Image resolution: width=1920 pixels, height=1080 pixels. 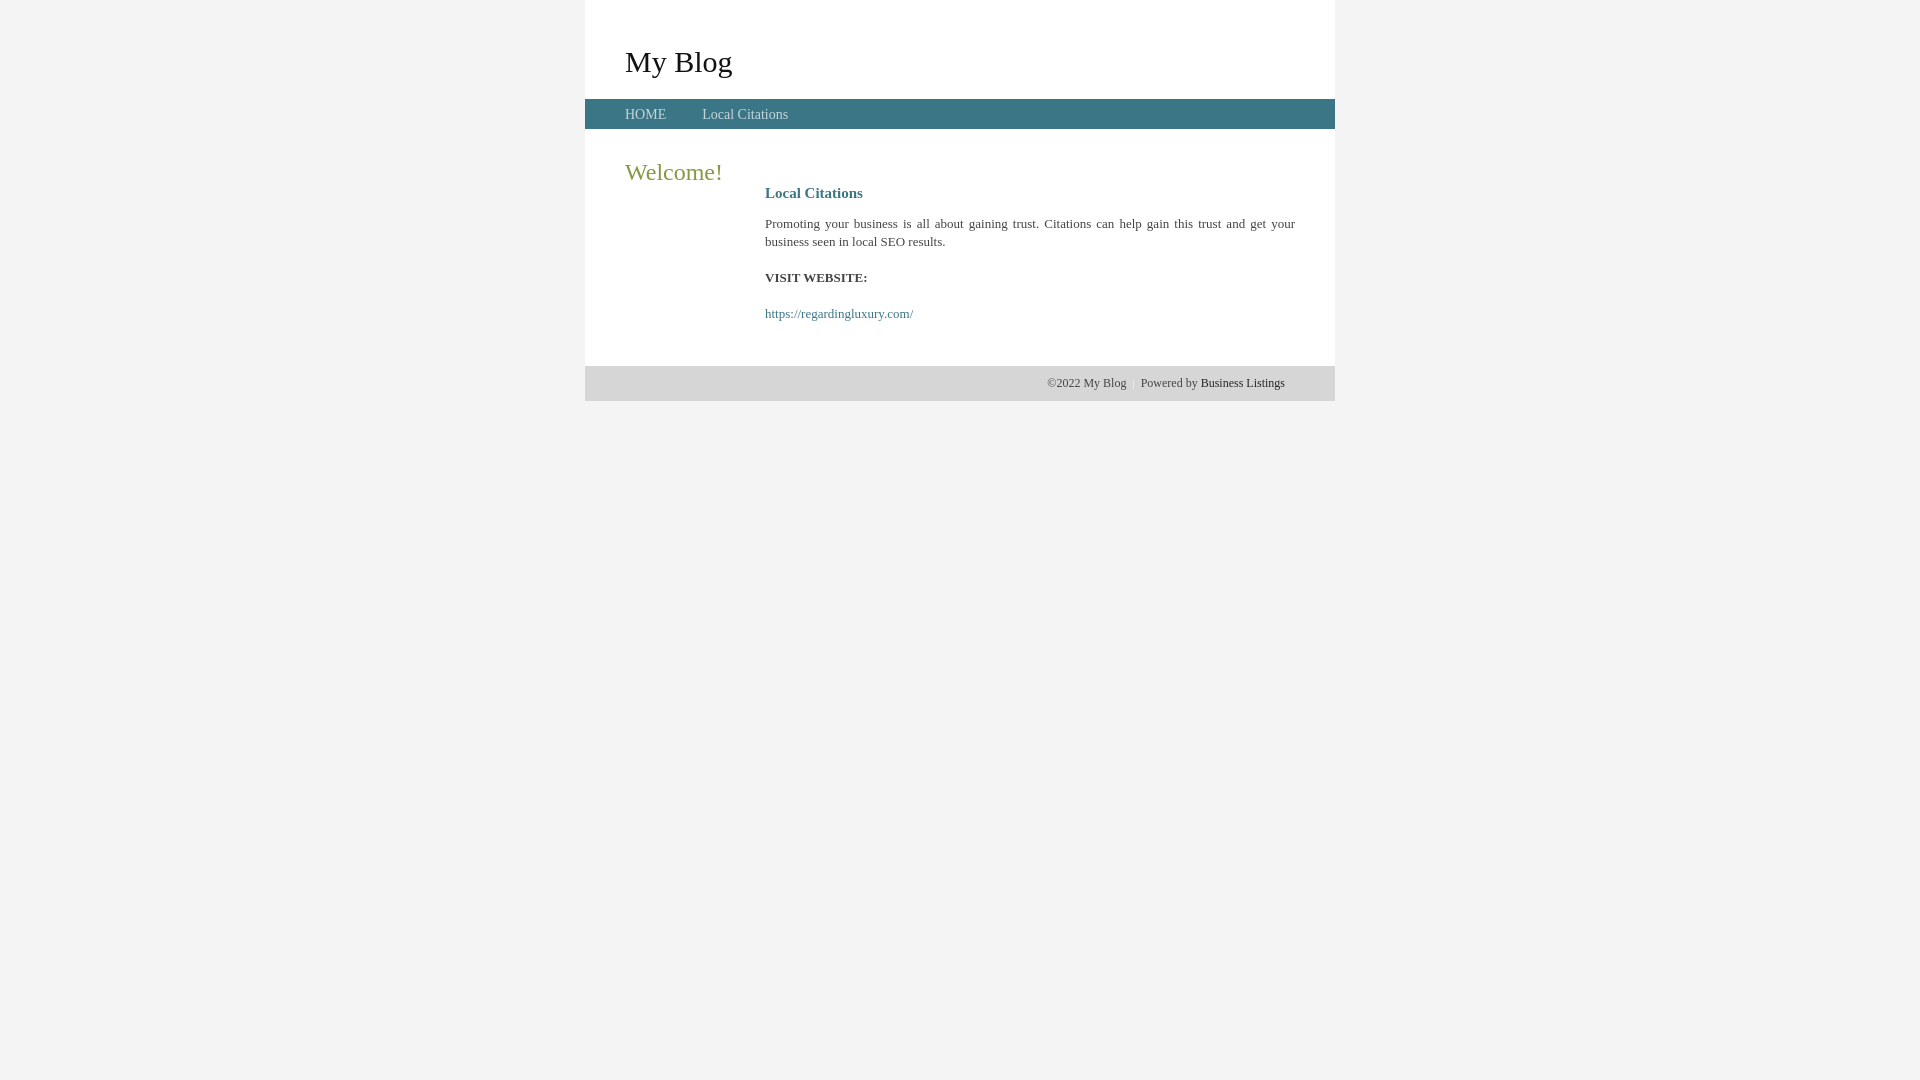 I want to click on 'My Blog', so click(x=623, y=60).